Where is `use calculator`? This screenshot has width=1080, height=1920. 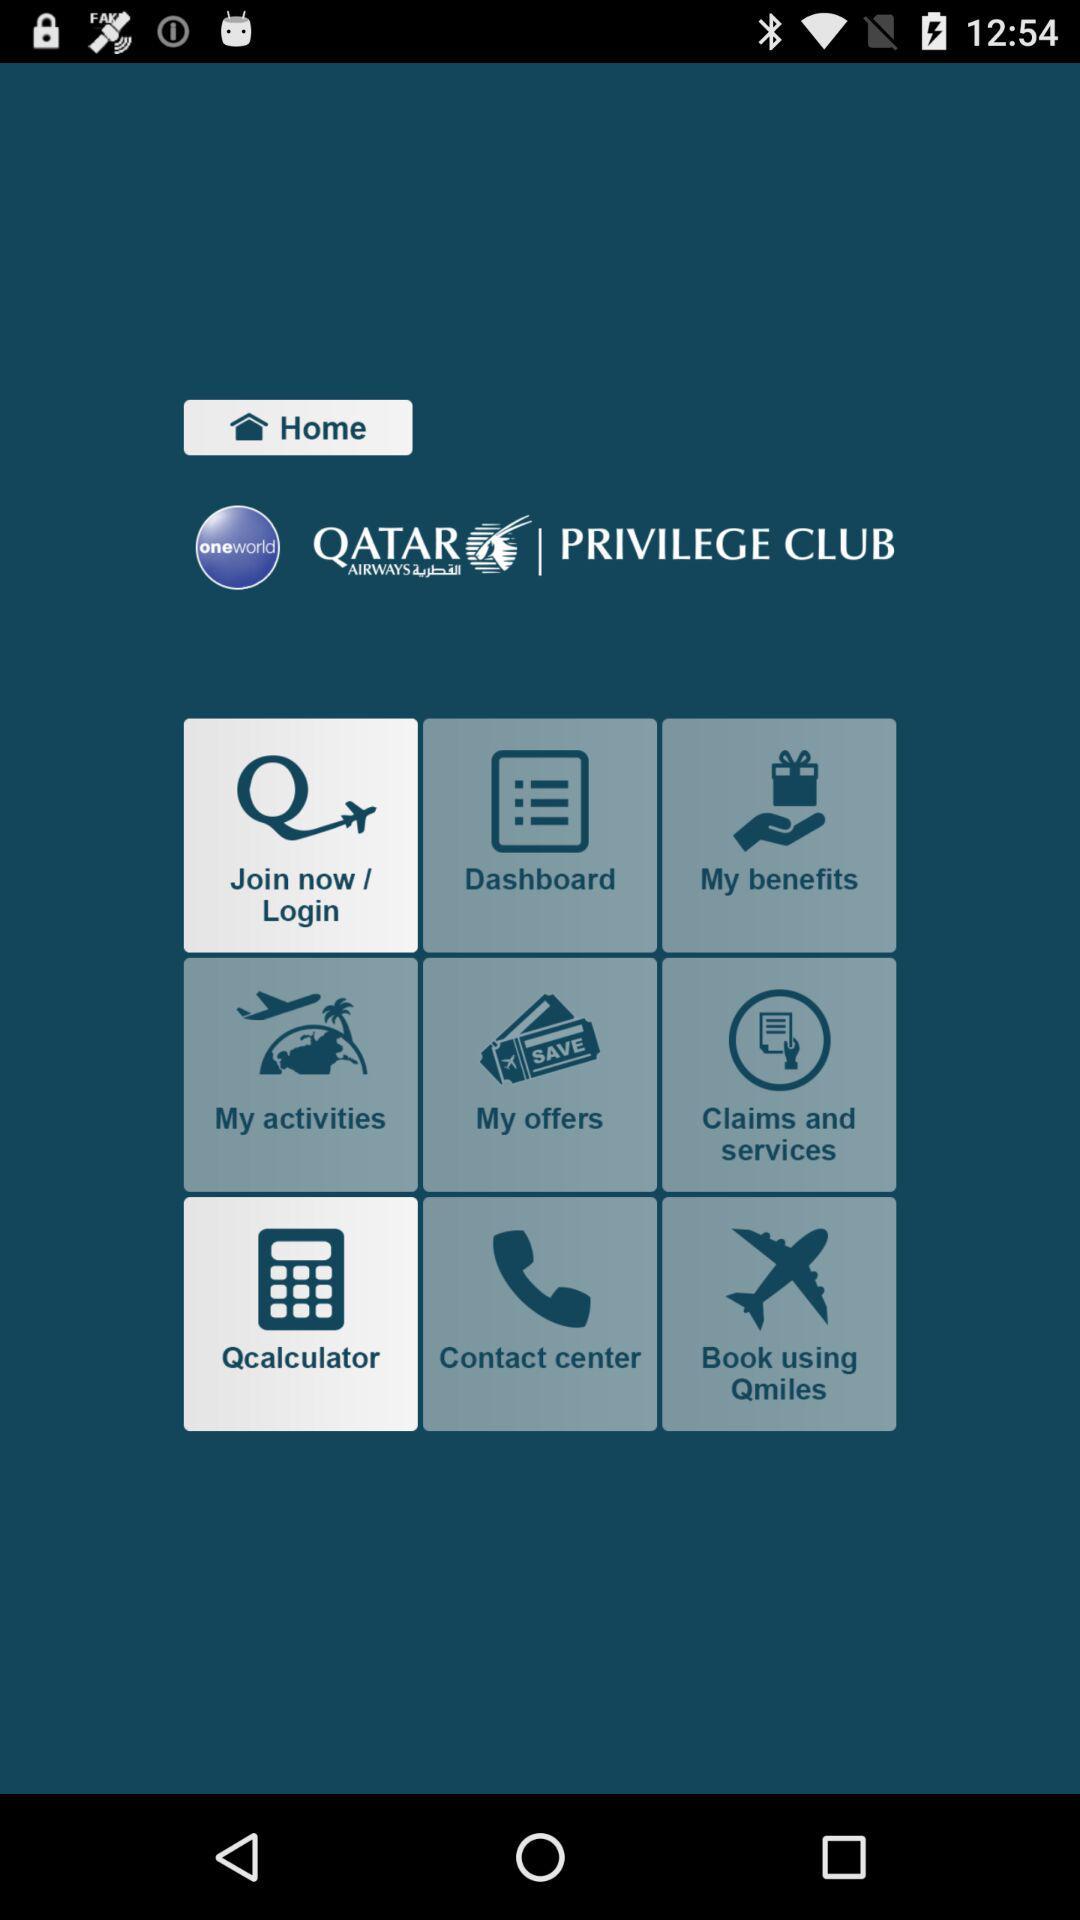 use calculator is located at coordinates (300, 1314).